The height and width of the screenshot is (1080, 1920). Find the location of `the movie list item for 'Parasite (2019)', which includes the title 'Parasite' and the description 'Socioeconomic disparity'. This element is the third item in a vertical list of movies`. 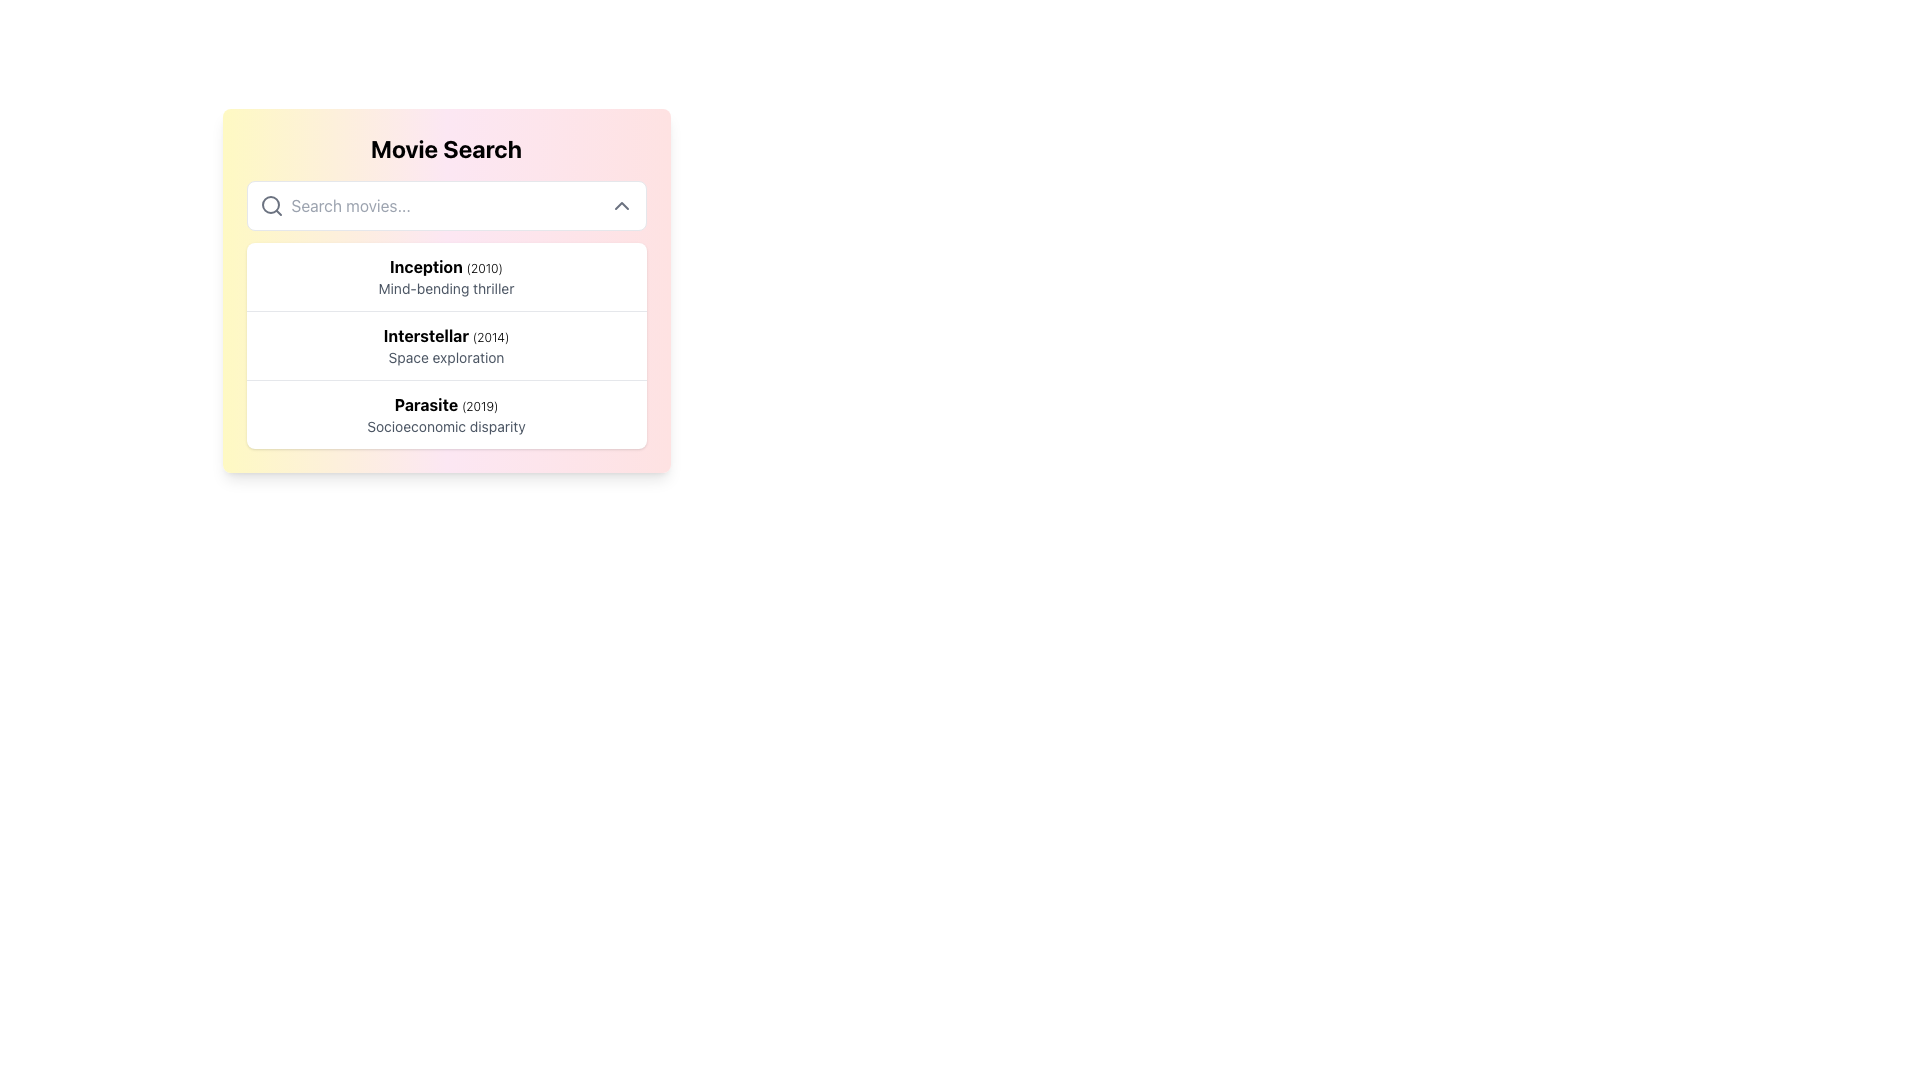

the movie list item for 'Parasite (2019)', which includes the title 'Parasite' and the description 'Socioeconomic disparity'. This element is the third item in a vertical list of movies is located at coordinates (445, 413).